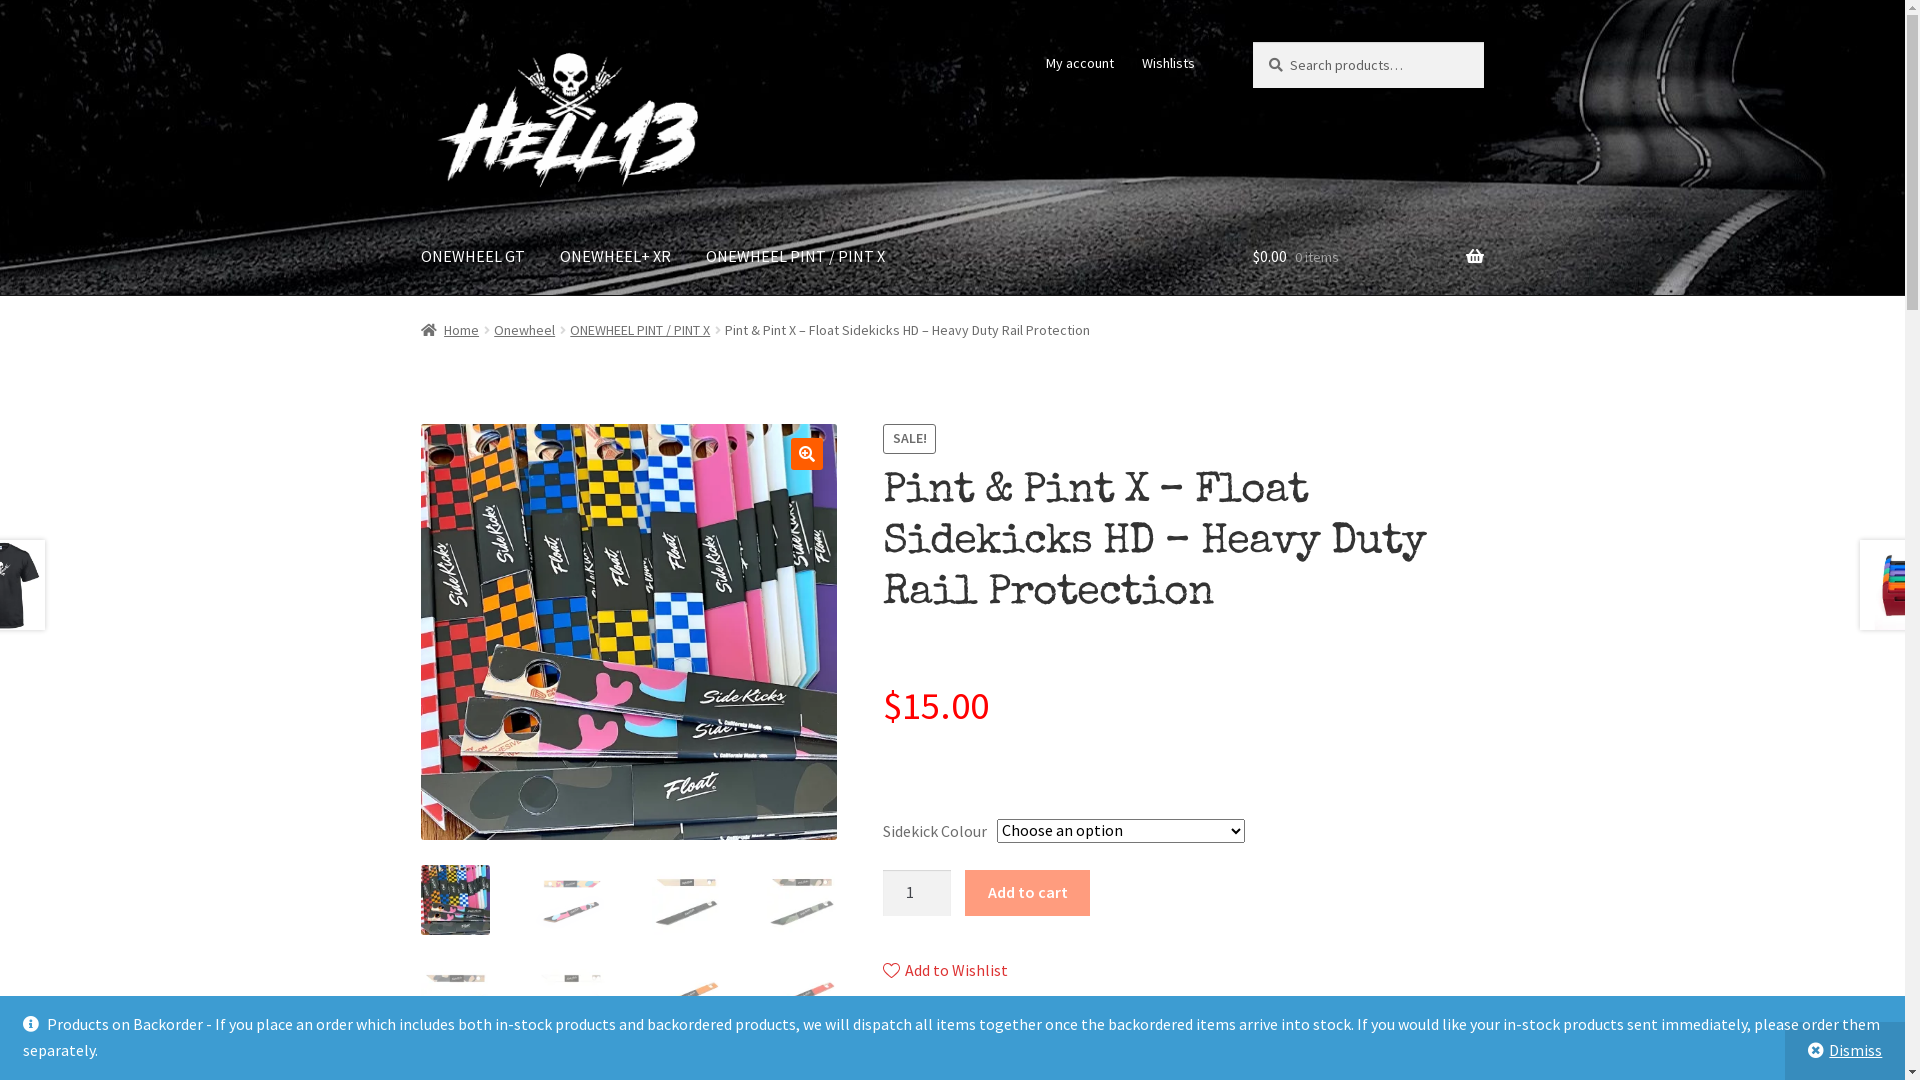 This screenshot has width=1920, height=1080. I want to click on 'ONEWHEEL+ XR', so click(614, 256).